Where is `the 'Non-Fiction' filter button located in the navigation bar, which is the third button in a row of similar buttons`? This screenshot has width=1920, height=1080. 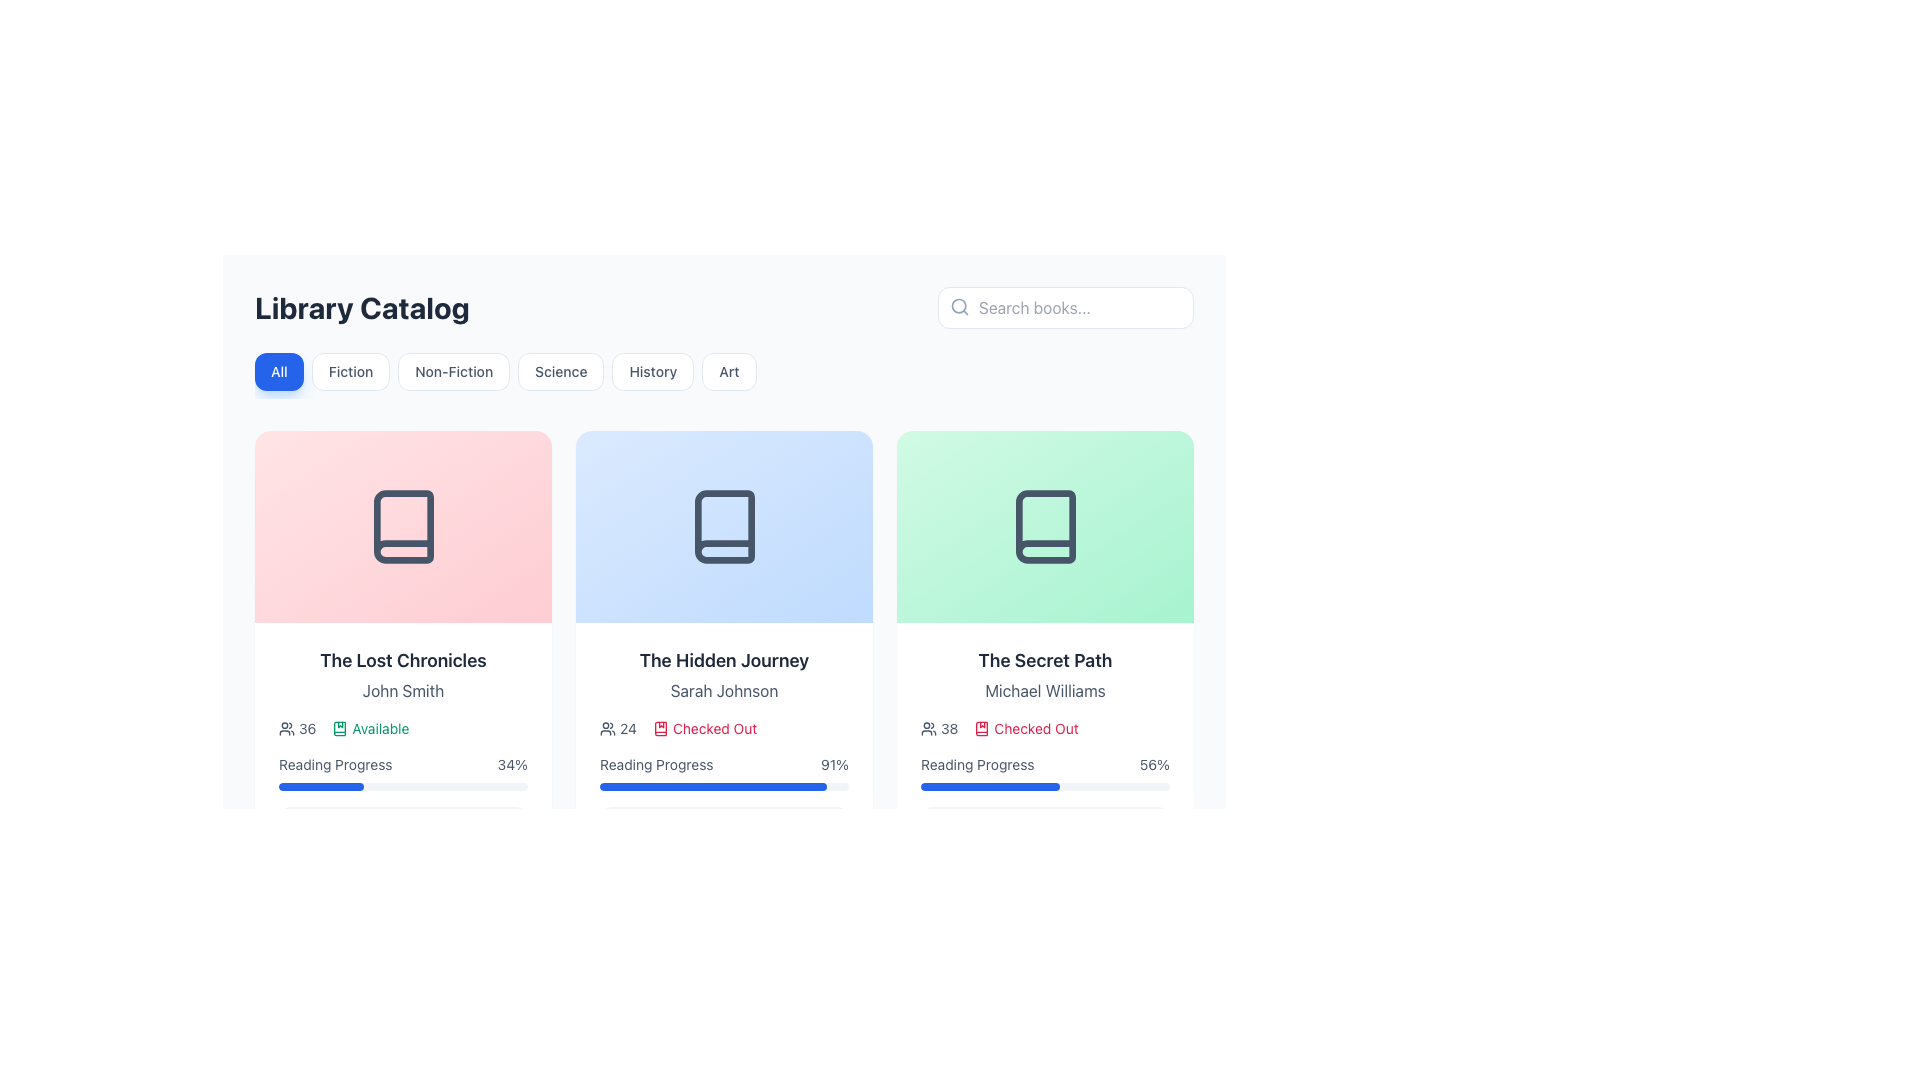 the 'Non-Fiction' filter button located in the navigation bar, which is the third button in a row of similar buttons is located at coordinates (453, 371).